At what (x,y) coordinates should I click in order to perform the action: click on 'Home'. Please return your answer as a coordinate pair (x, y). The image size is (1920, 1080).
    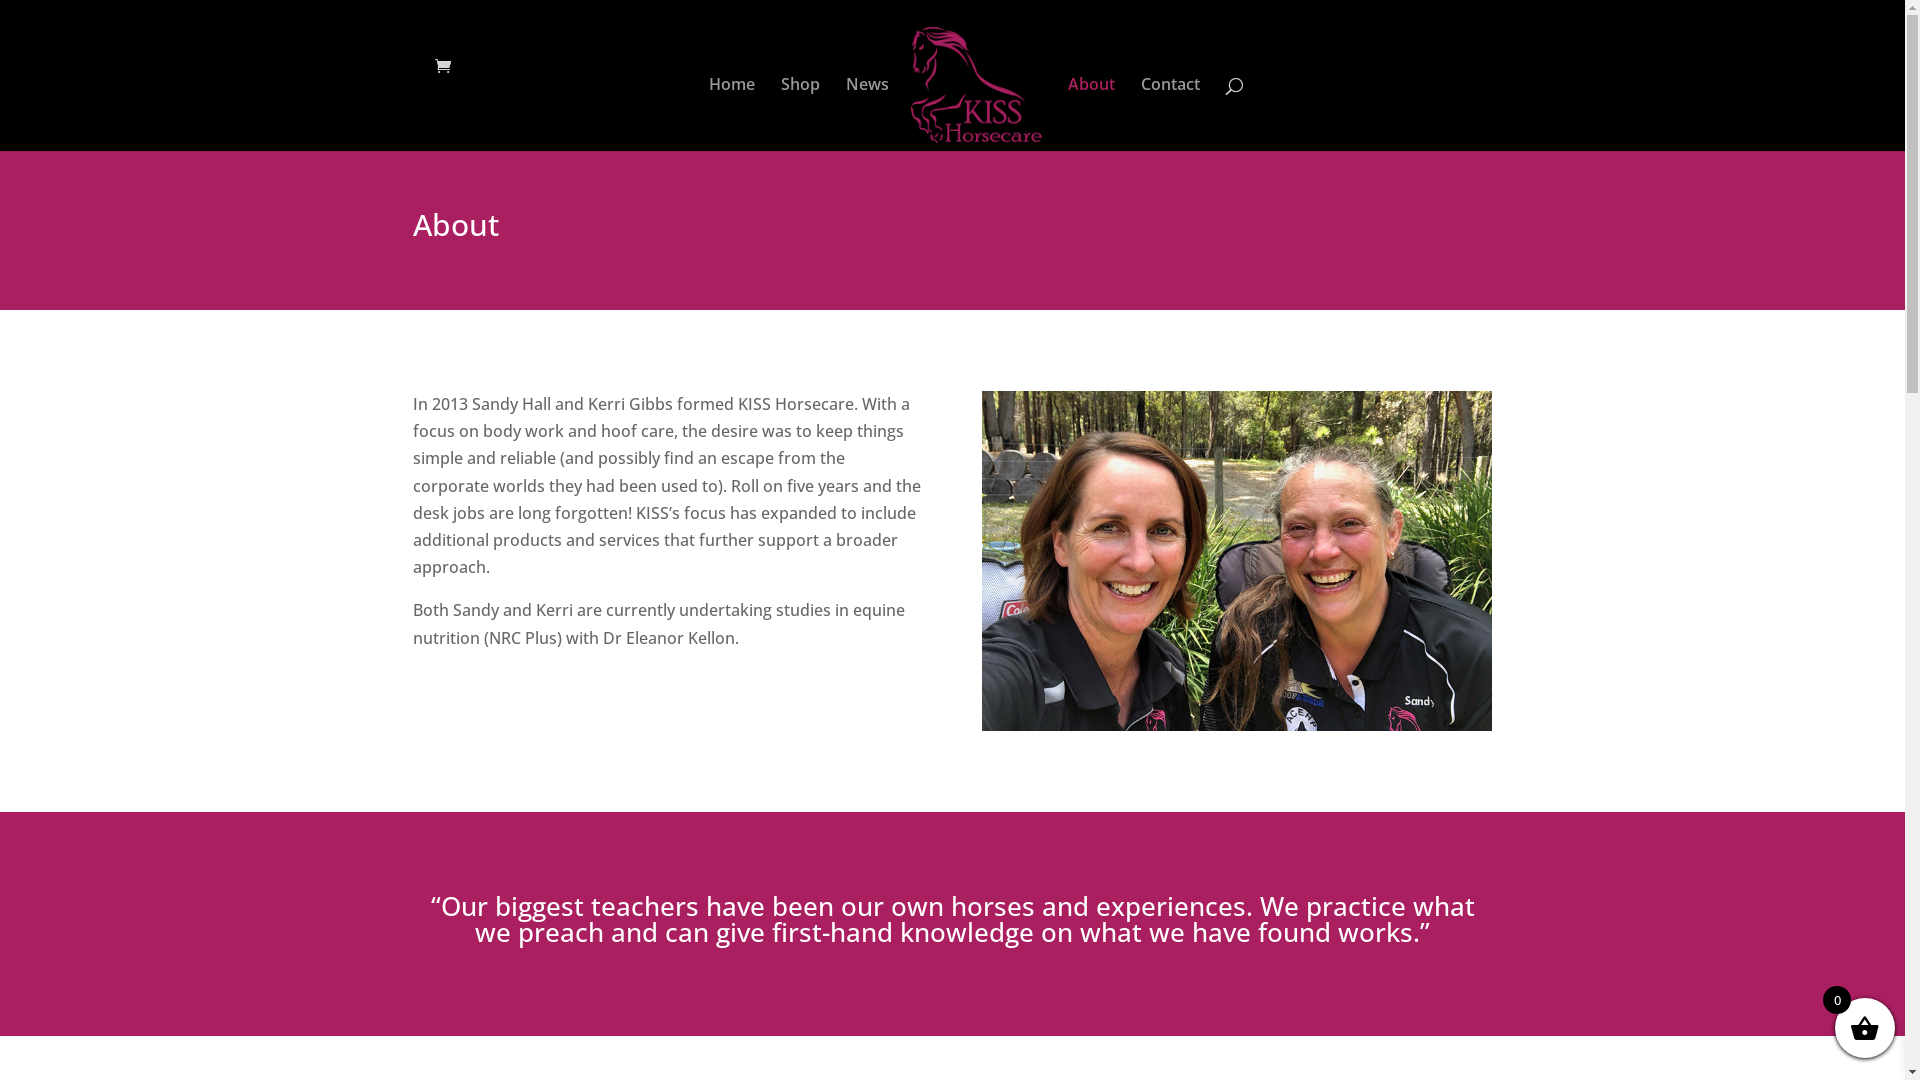
    Looking at the image, I should click on (730, 114).